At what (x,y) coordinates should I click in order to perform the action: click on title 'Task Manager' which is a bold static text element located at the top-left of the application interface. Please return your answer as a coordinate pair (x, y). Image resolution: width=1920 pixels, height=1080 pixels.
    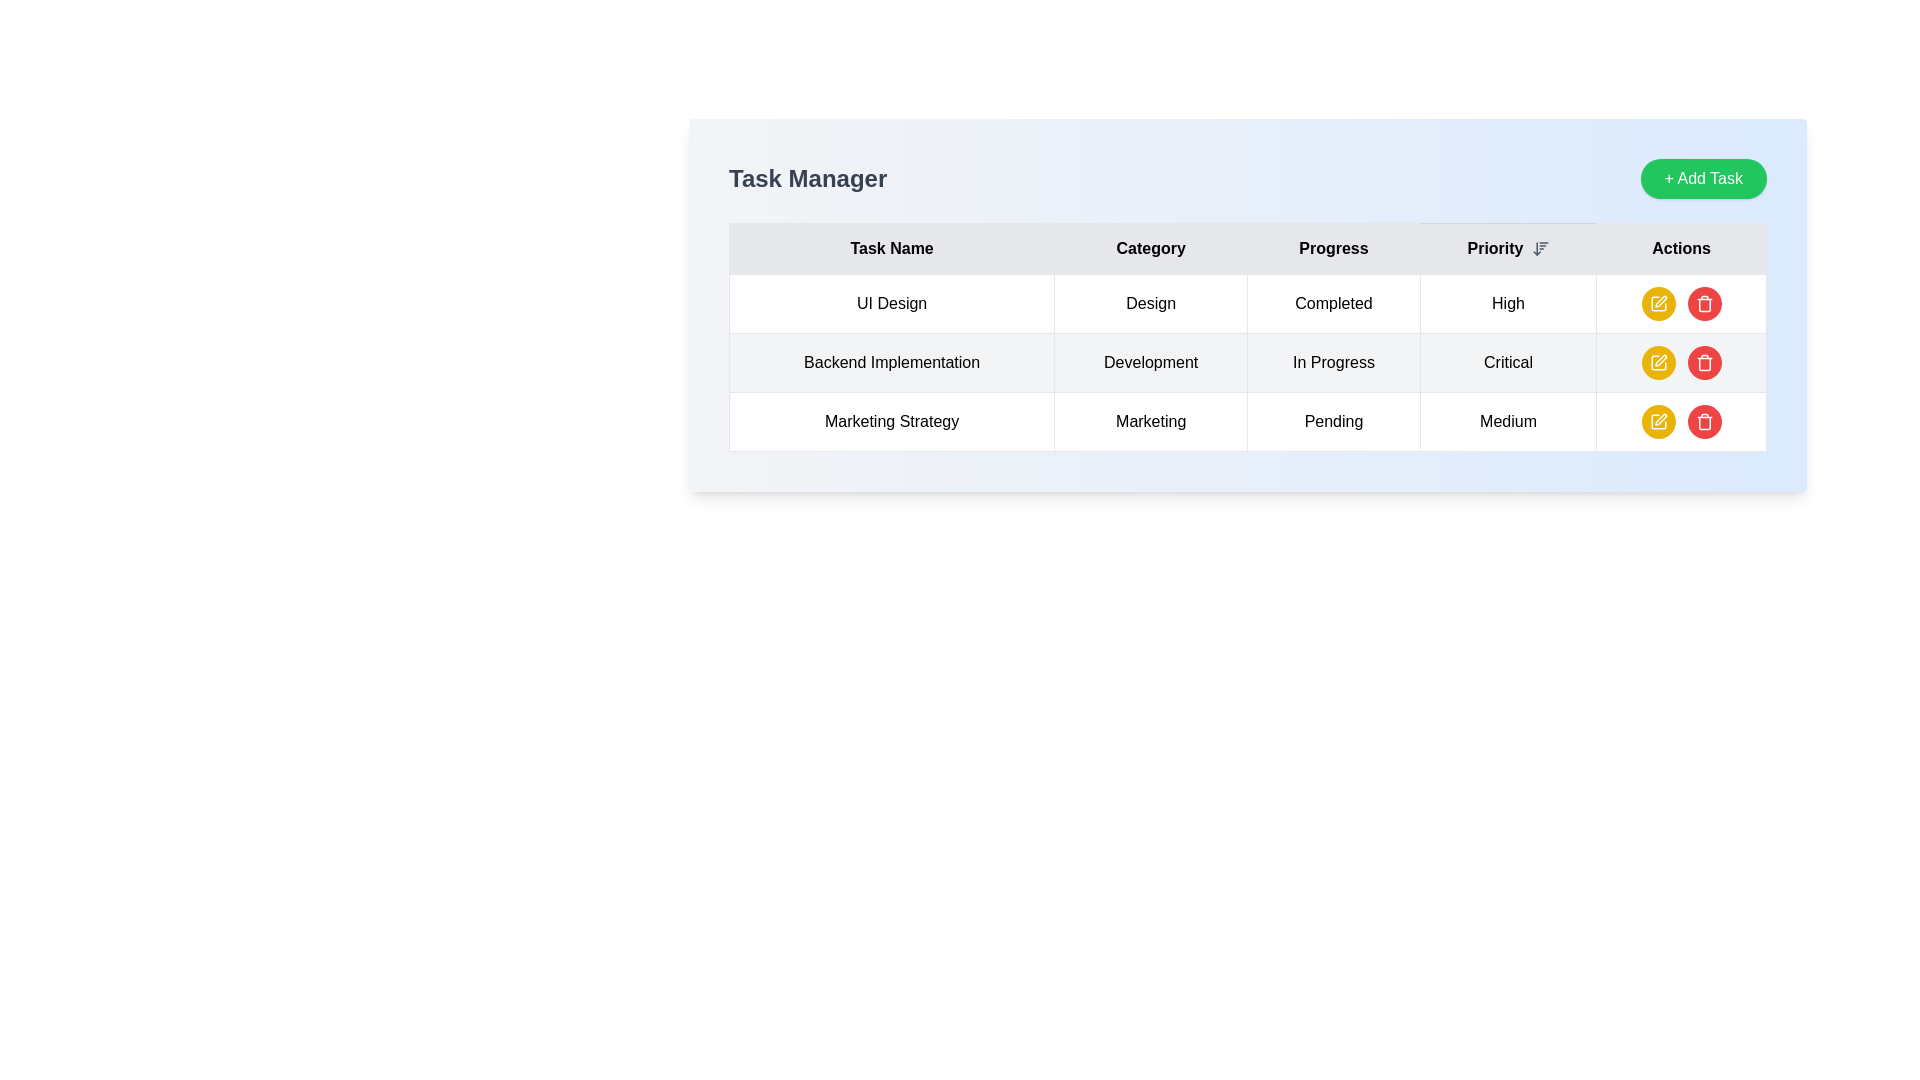
    Looking at the image, I should click on (808, 177).